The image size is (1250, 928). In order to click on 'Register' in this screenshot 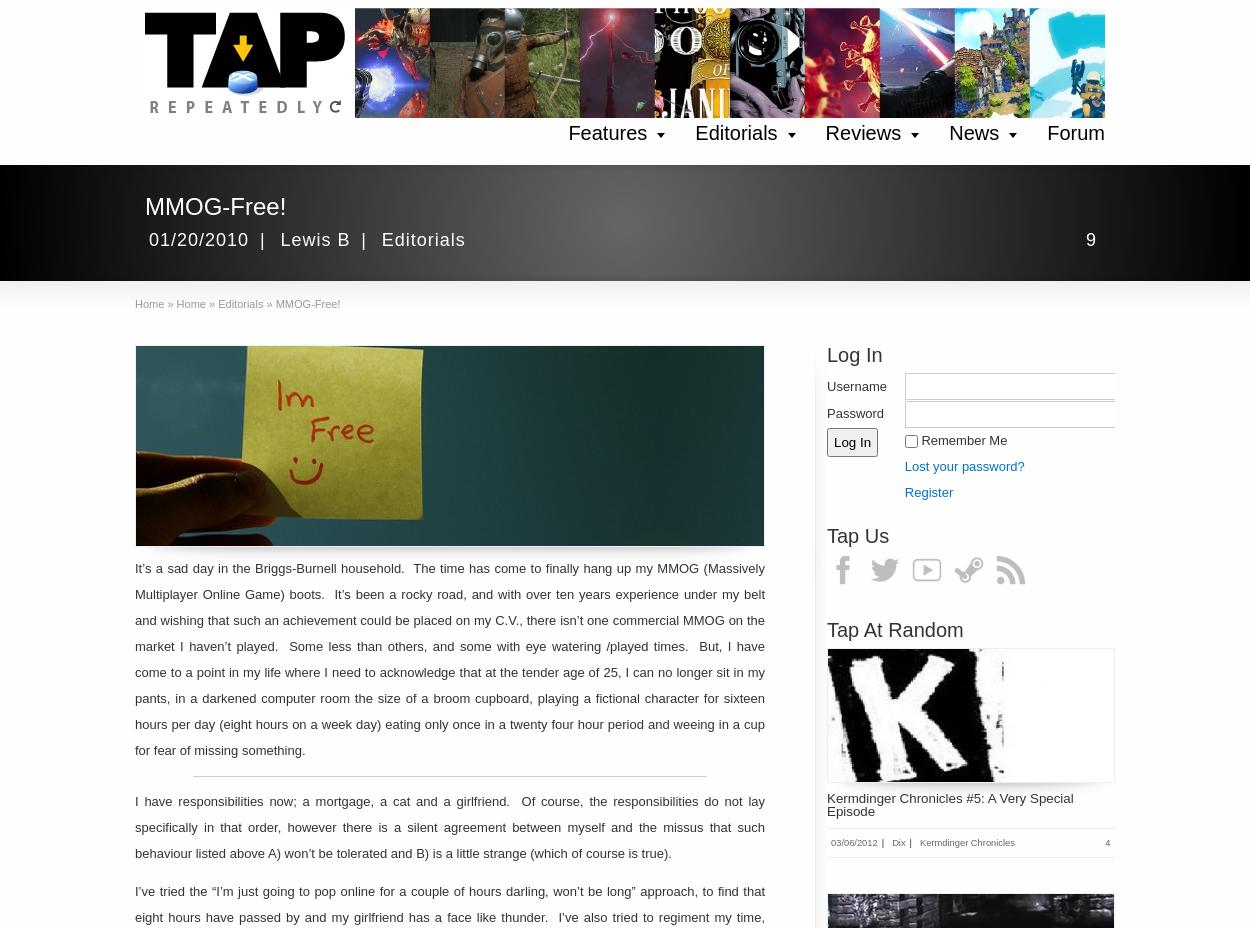, I will do `click(903, 490)`.